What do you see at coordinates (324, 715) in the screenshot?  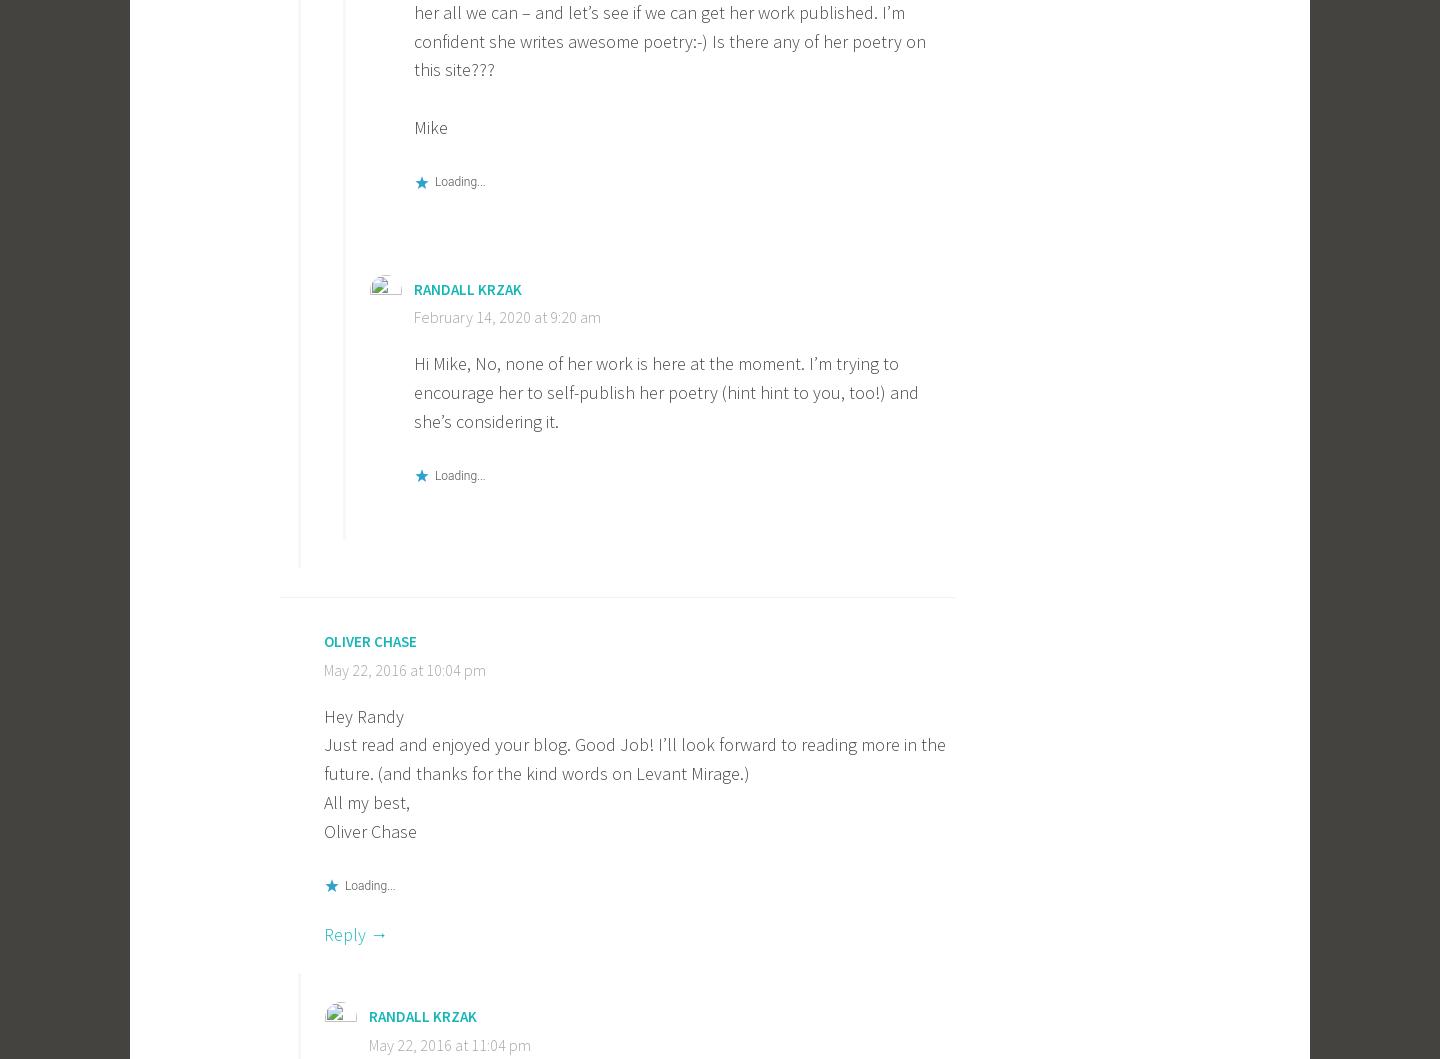 I see `'Hey Randy'` at bounding box center [324, 715].